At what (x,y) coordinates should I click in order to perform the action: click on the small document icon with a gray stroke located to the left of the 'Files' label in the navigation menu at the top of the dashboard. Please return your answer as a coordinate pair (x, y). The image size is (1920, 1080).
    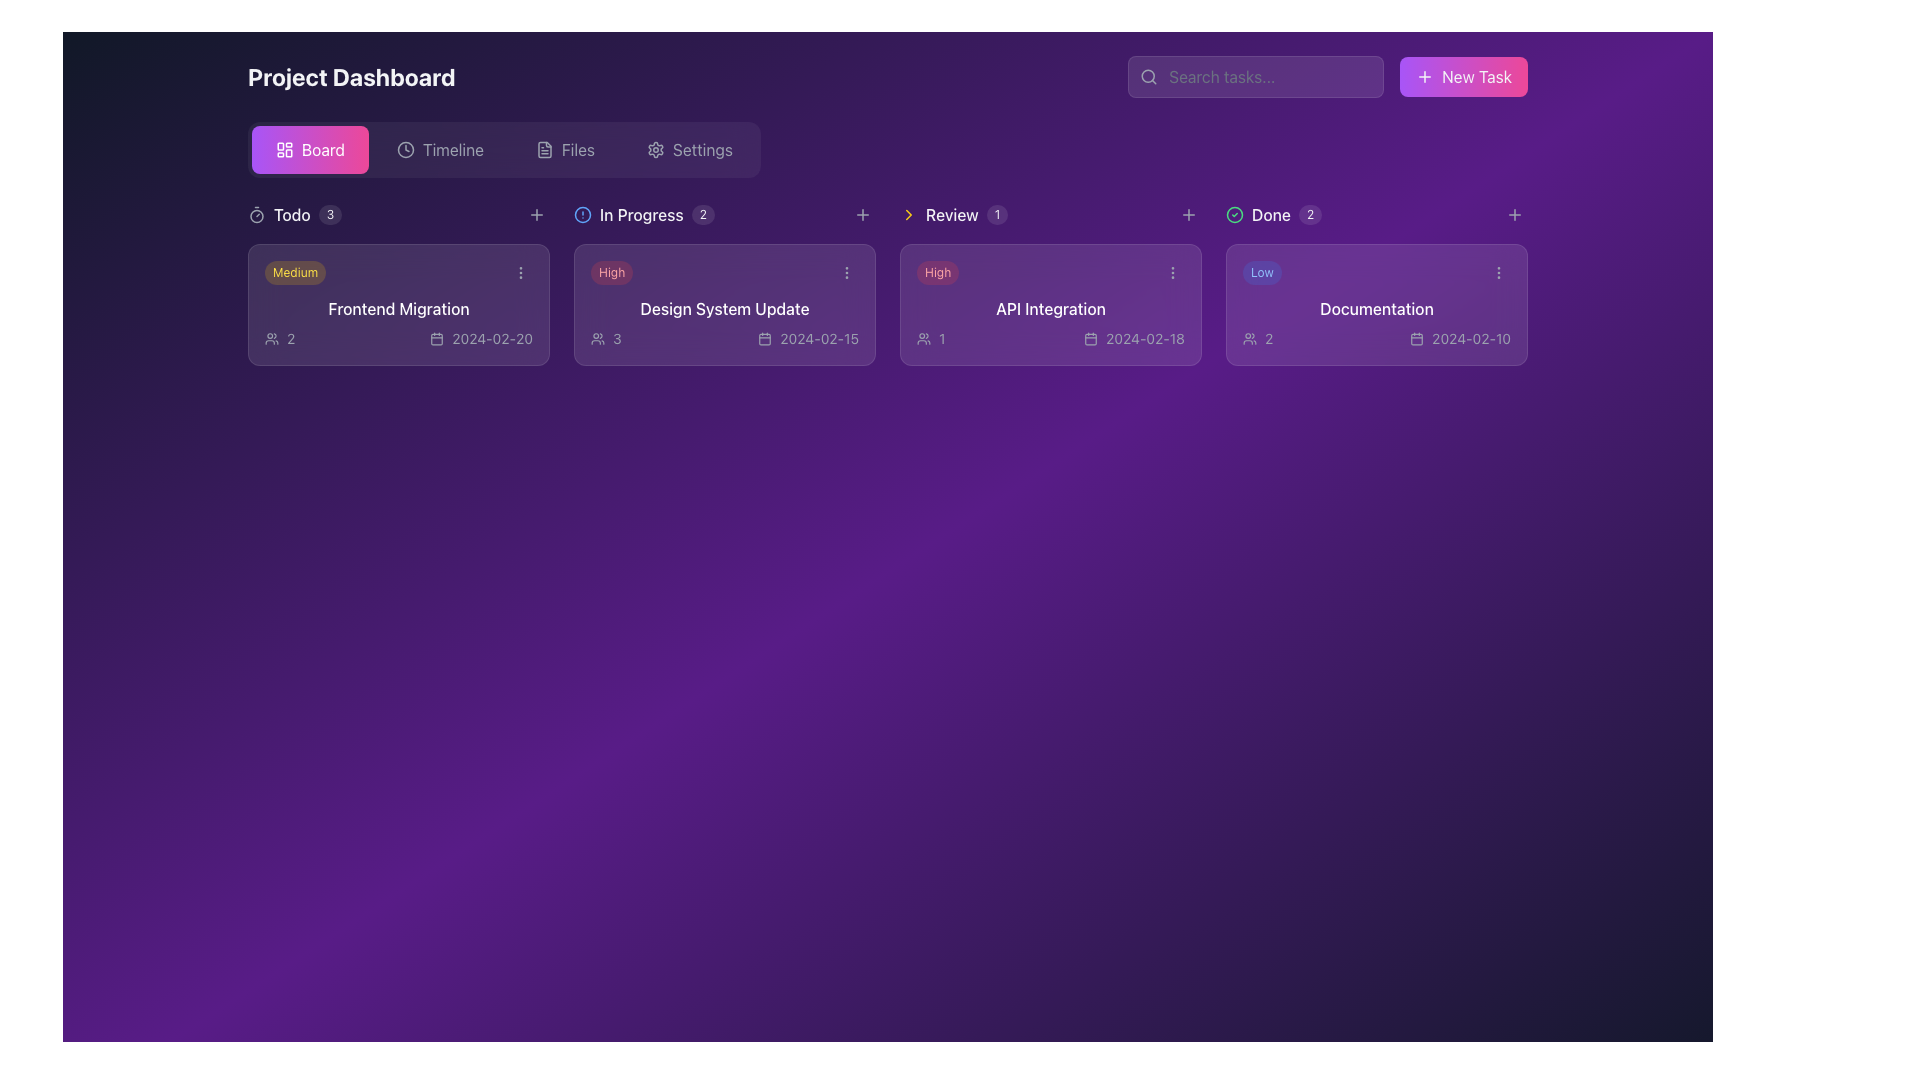
    Looking at the image, I should click on (544, 149).